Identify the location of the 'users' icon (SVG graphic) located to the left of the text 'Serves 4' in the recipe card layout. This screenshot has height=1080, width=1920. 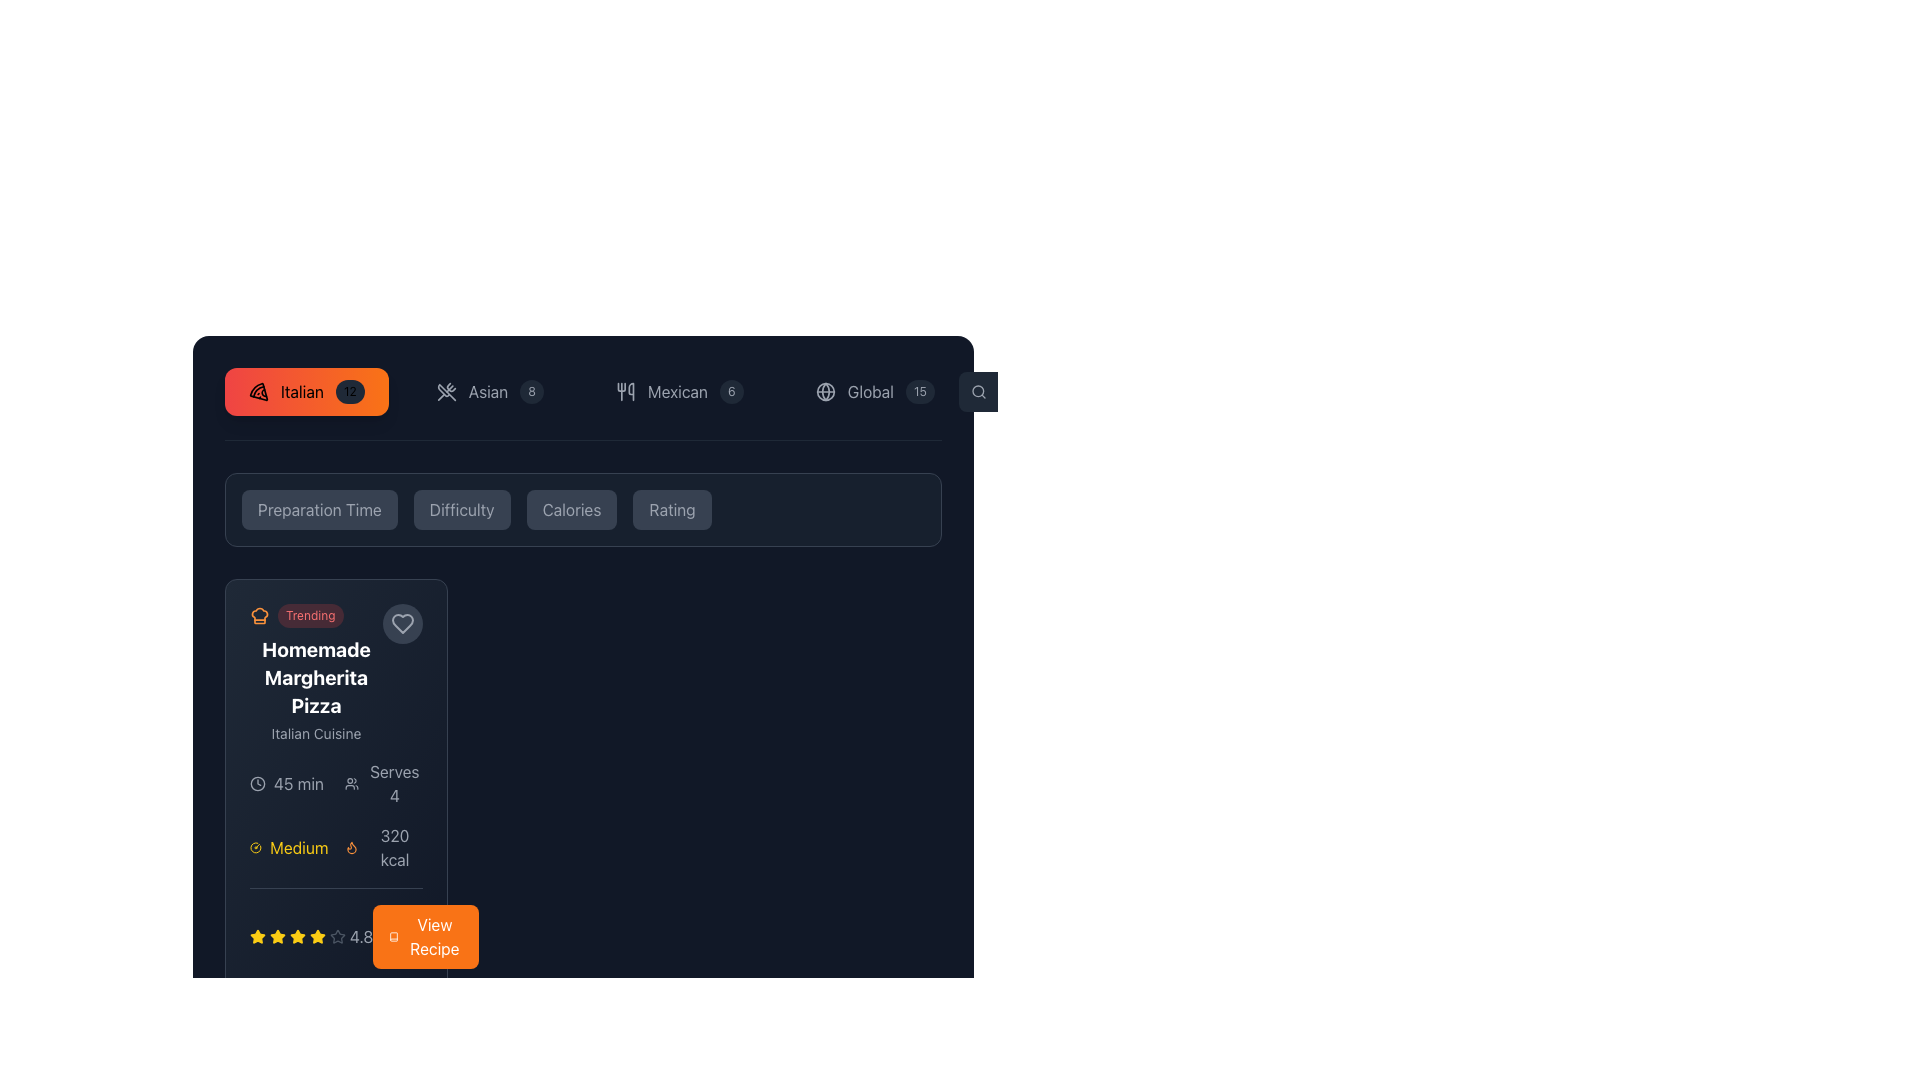
(351, 782).